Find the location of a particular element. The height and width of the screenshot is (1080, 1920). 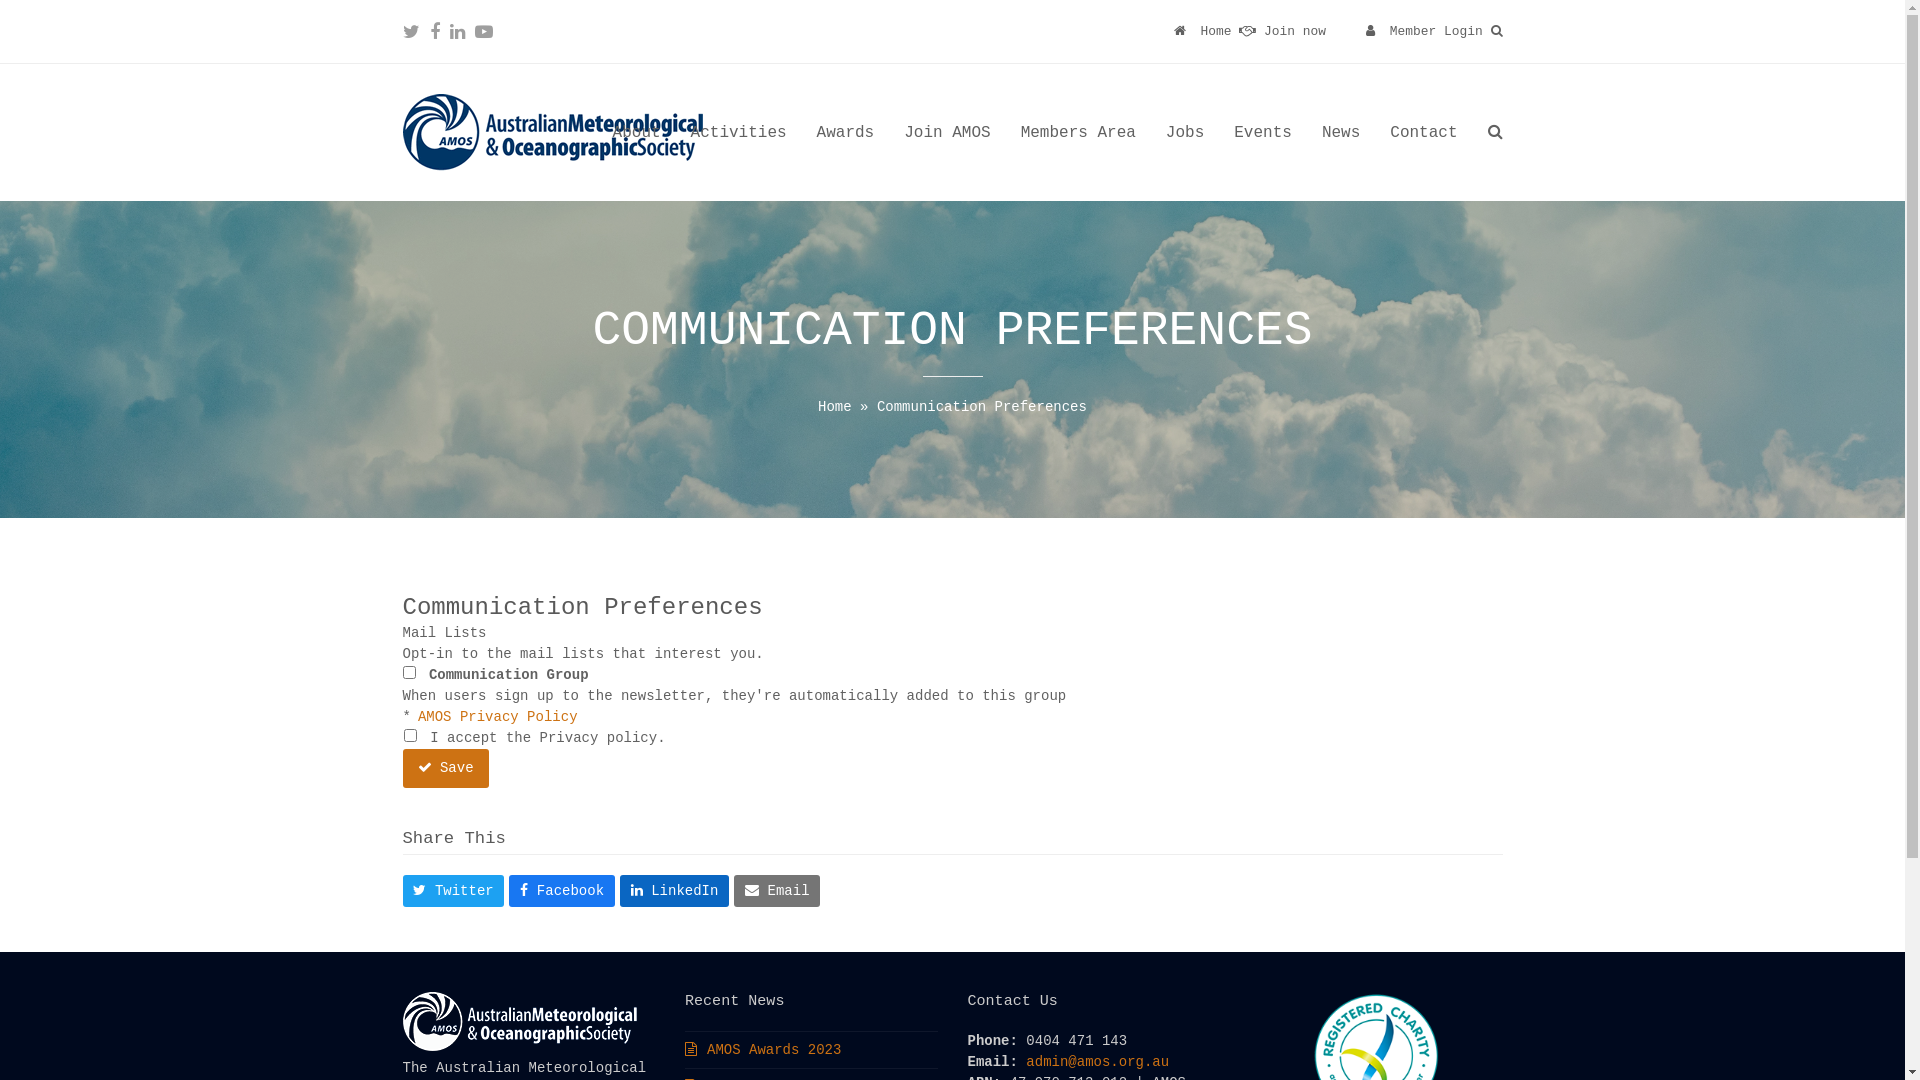

'Contact' is located at coordinates (1422, 132).